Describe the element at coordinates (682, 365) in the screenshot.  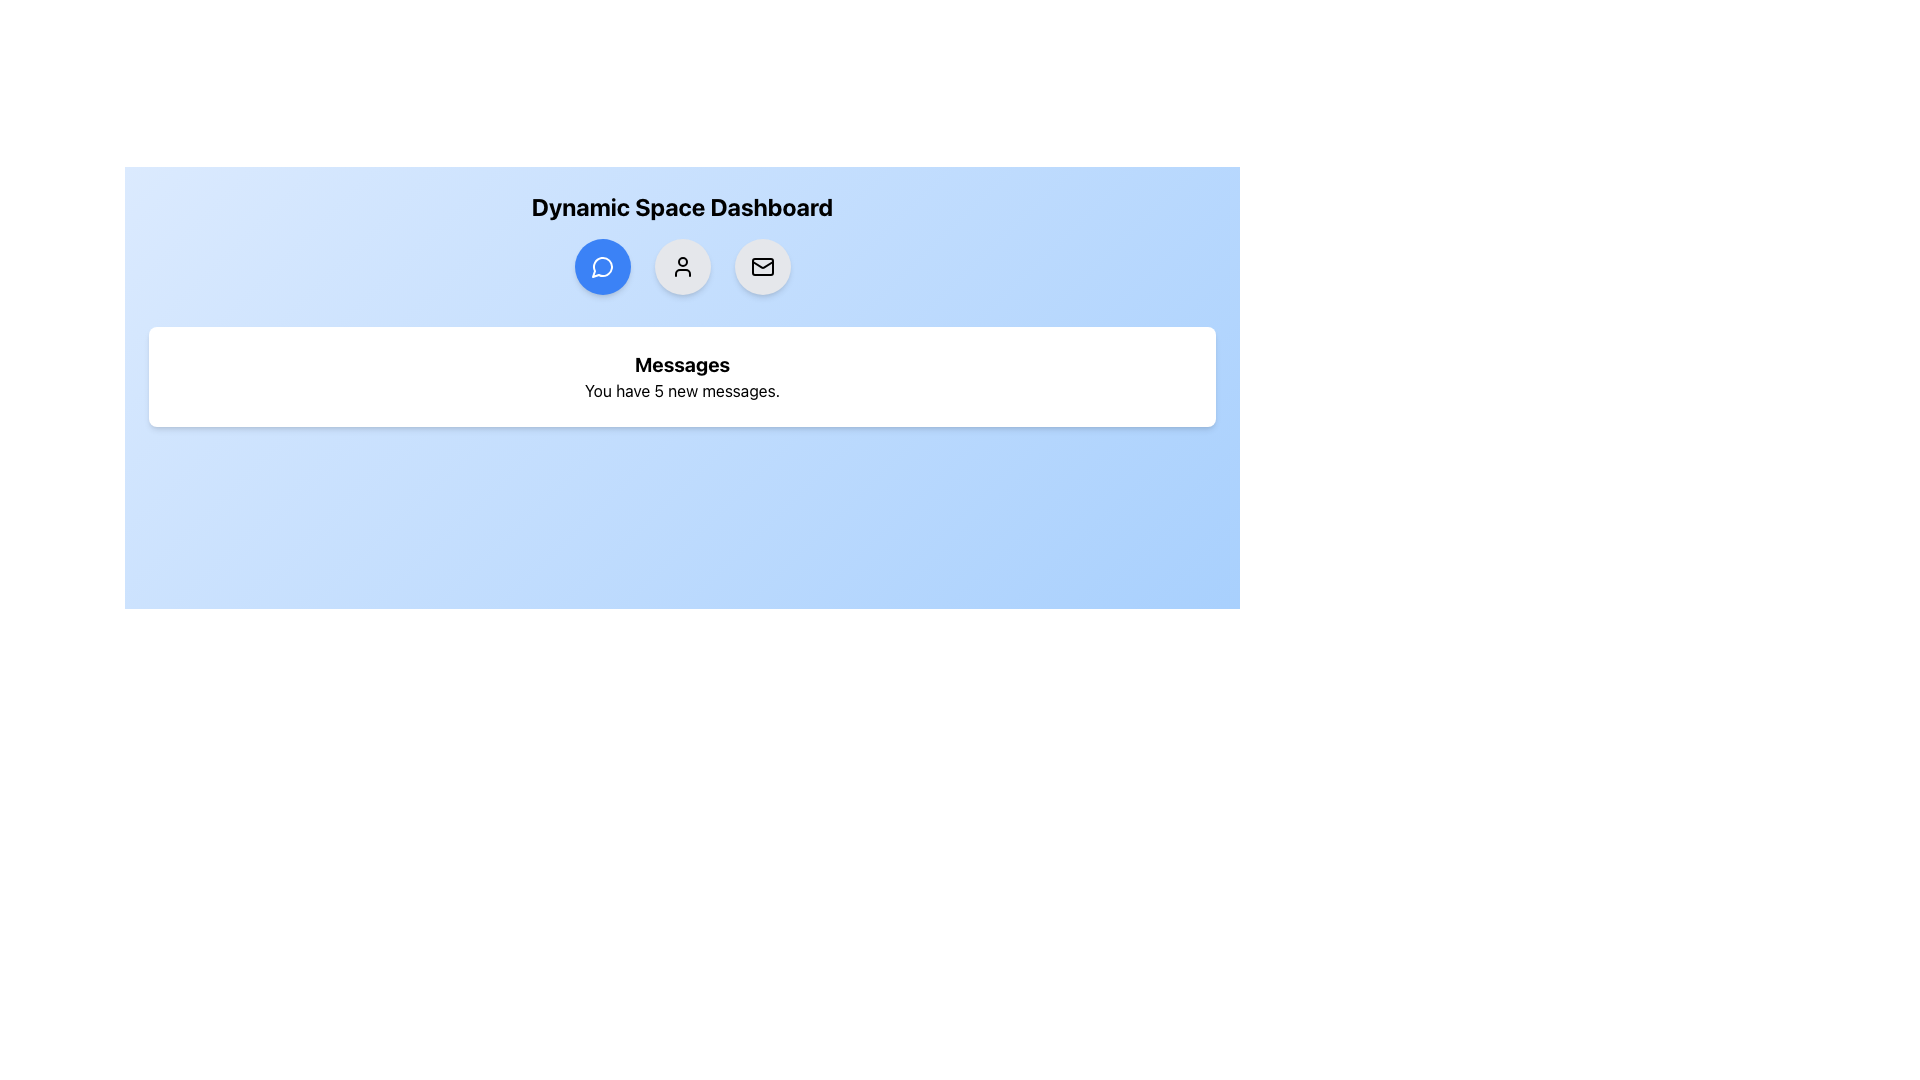
I see `the Text Label that serves as a header, indicating the content of the associated section, positioned above the line of text 'You have 5 new messages.'` at that location.